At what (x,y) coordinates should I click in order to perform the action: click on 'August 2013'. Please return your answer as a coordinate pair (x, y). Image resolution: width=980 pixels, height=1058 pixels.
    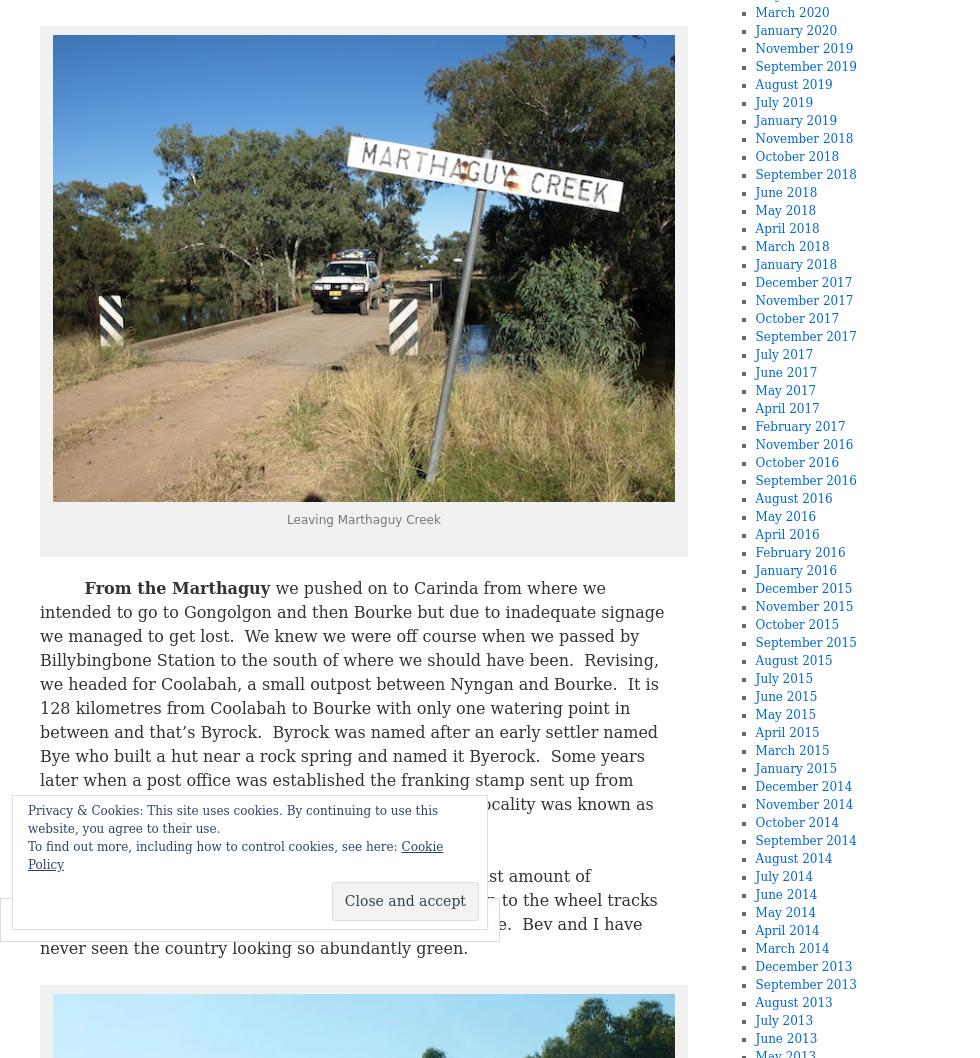
    Looking at the image, I should click on (793, 1001).